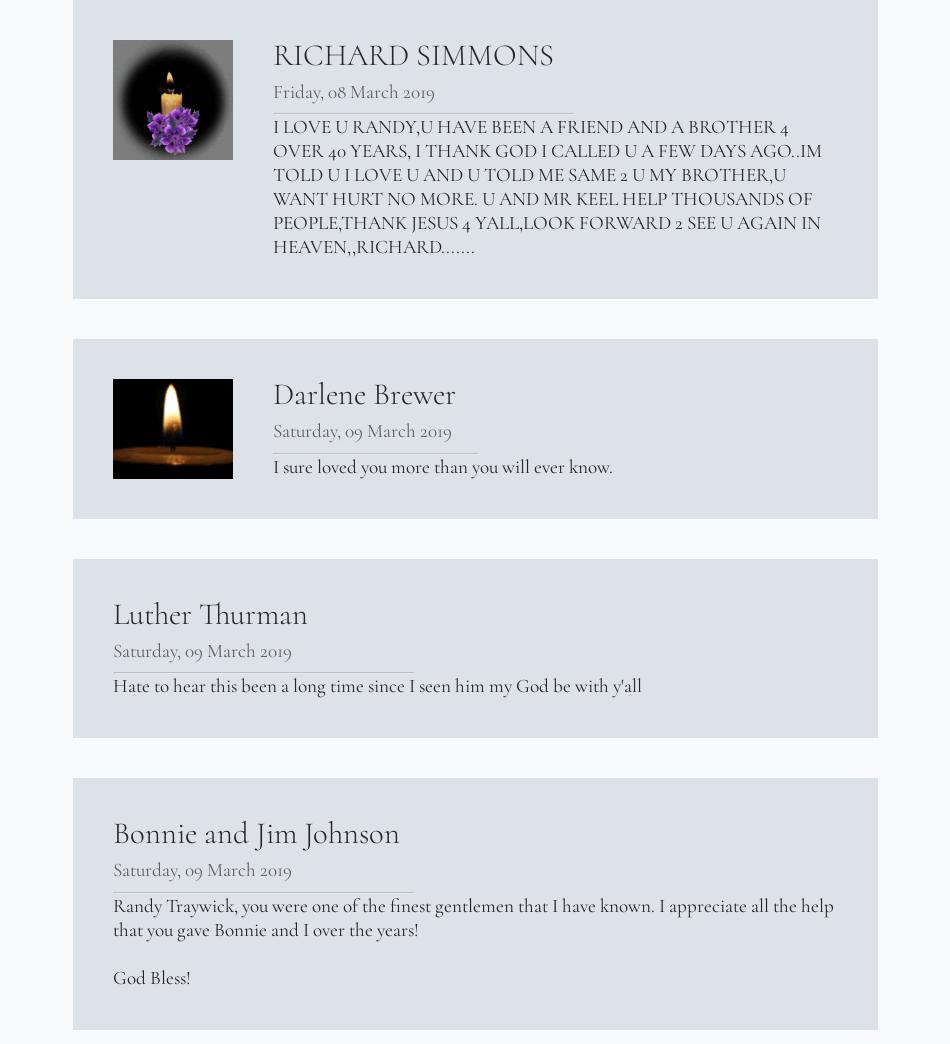 Image resolution: width=950 pixels, height=1044 pixels. I want to click on 'Darlene Brewer', so click(362, 393).